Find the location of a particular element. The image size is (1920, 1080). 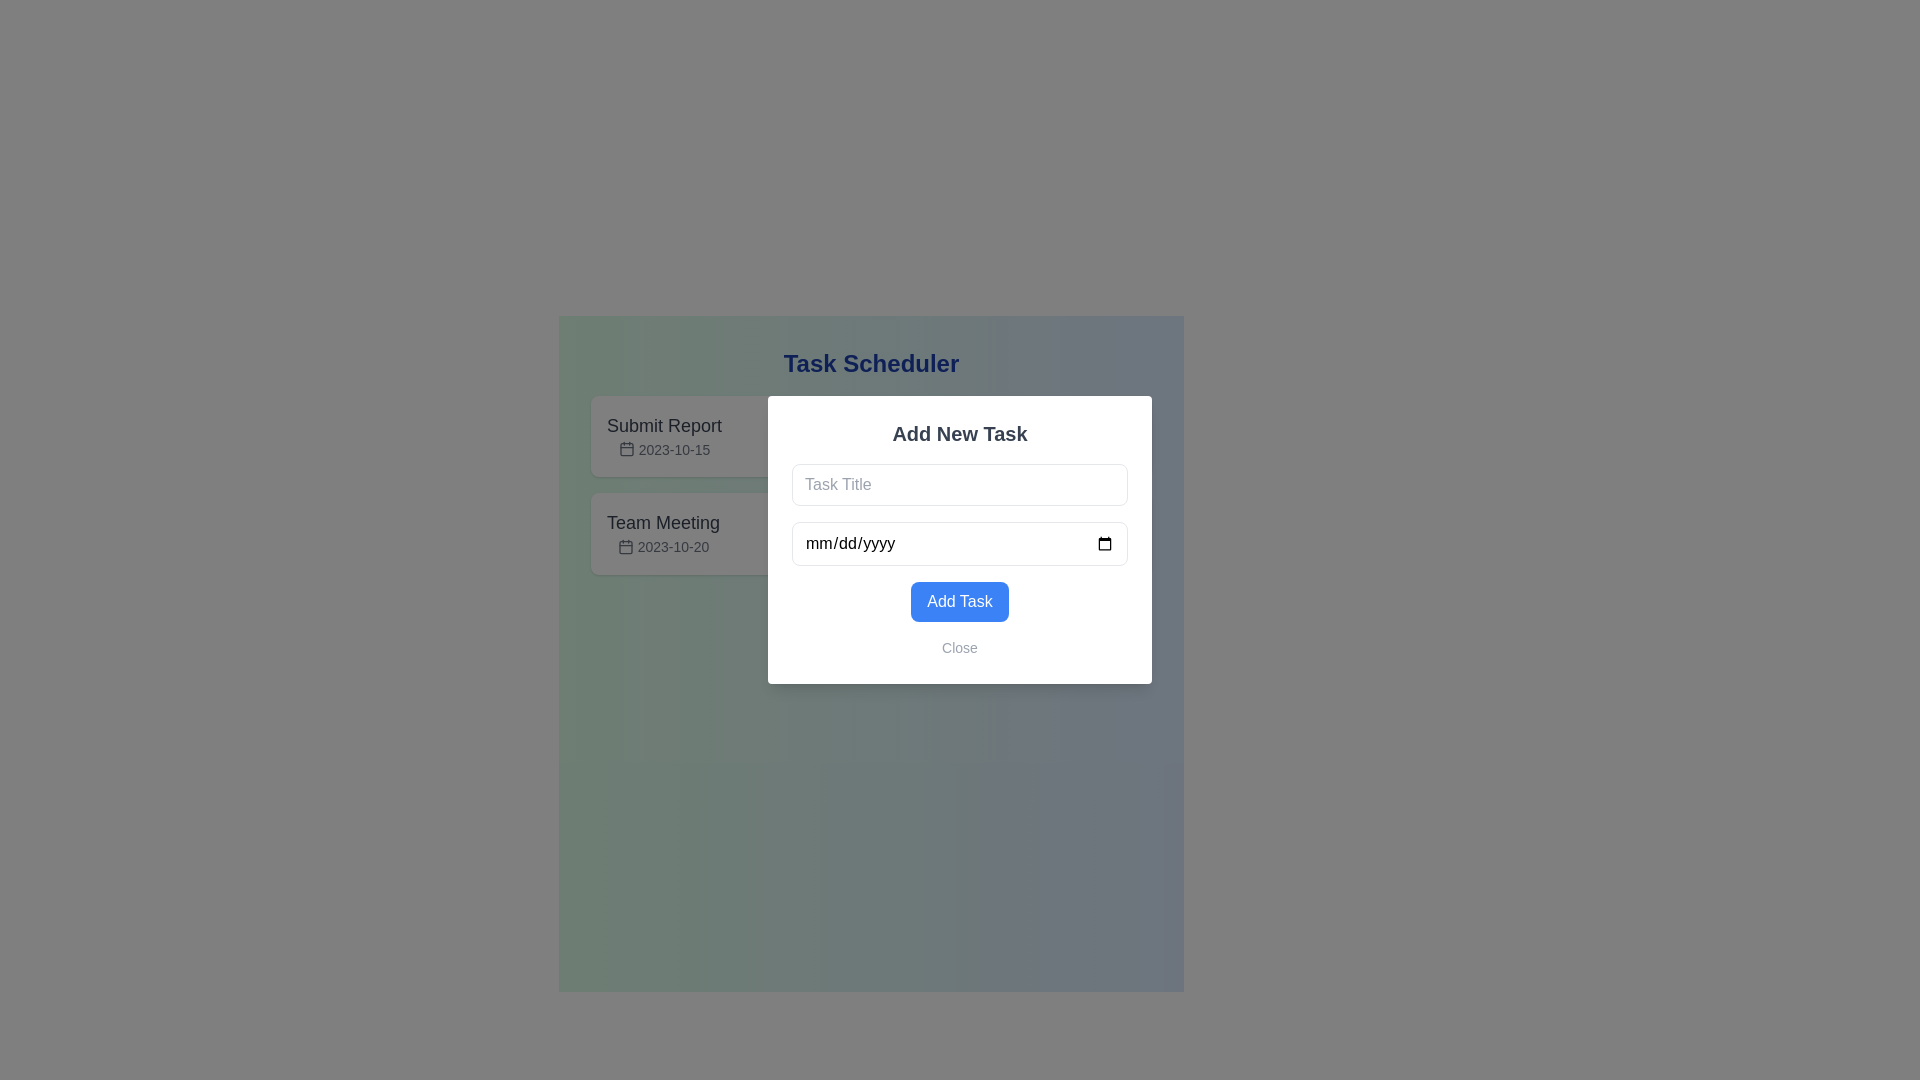

the text label displaying the date associated with the task 'Submit Report', which is located immediately below the 'Submit Report' title is located at coordinates (664, 450).